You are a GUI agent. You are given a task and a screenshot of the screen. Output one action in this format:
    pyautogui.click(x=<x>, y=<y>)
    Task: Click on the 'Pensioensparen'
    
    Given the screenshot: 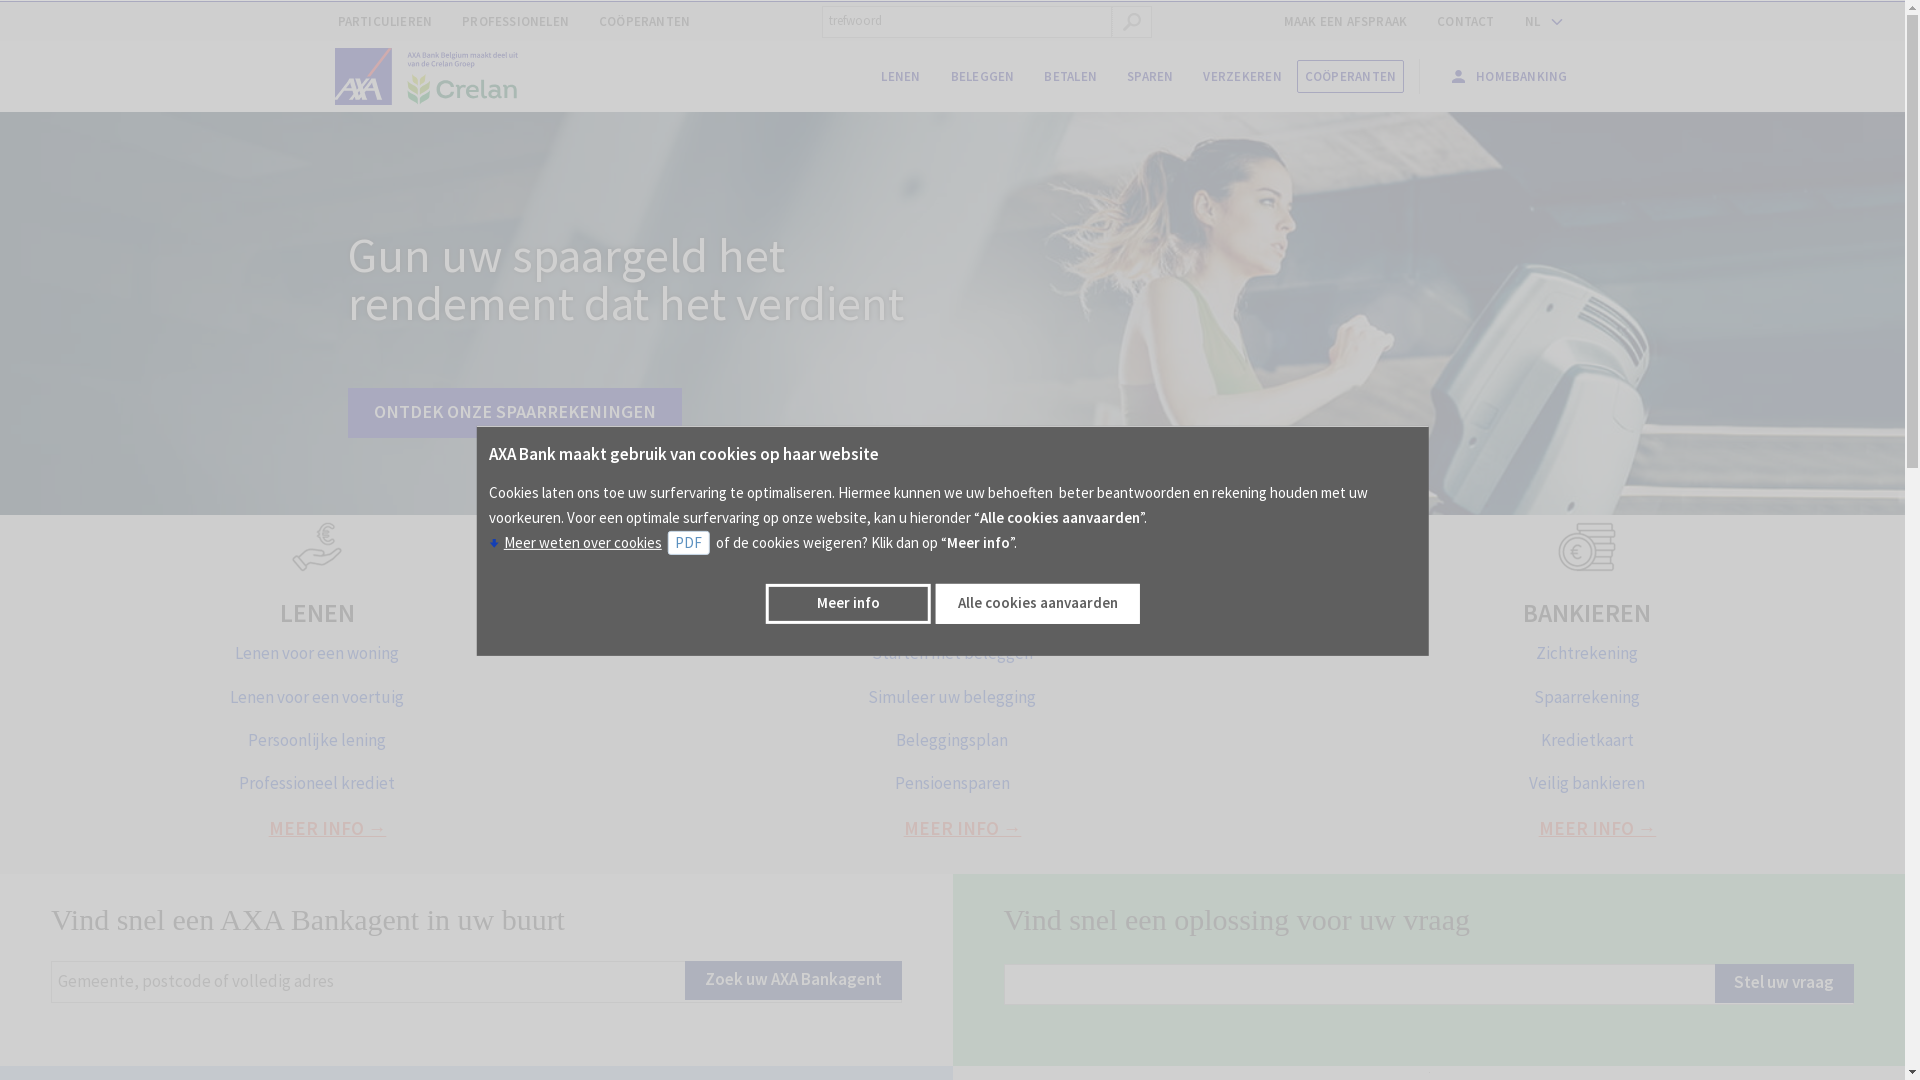 What is the action you would take?
    pyautogui.click(x=951, y=782)
    